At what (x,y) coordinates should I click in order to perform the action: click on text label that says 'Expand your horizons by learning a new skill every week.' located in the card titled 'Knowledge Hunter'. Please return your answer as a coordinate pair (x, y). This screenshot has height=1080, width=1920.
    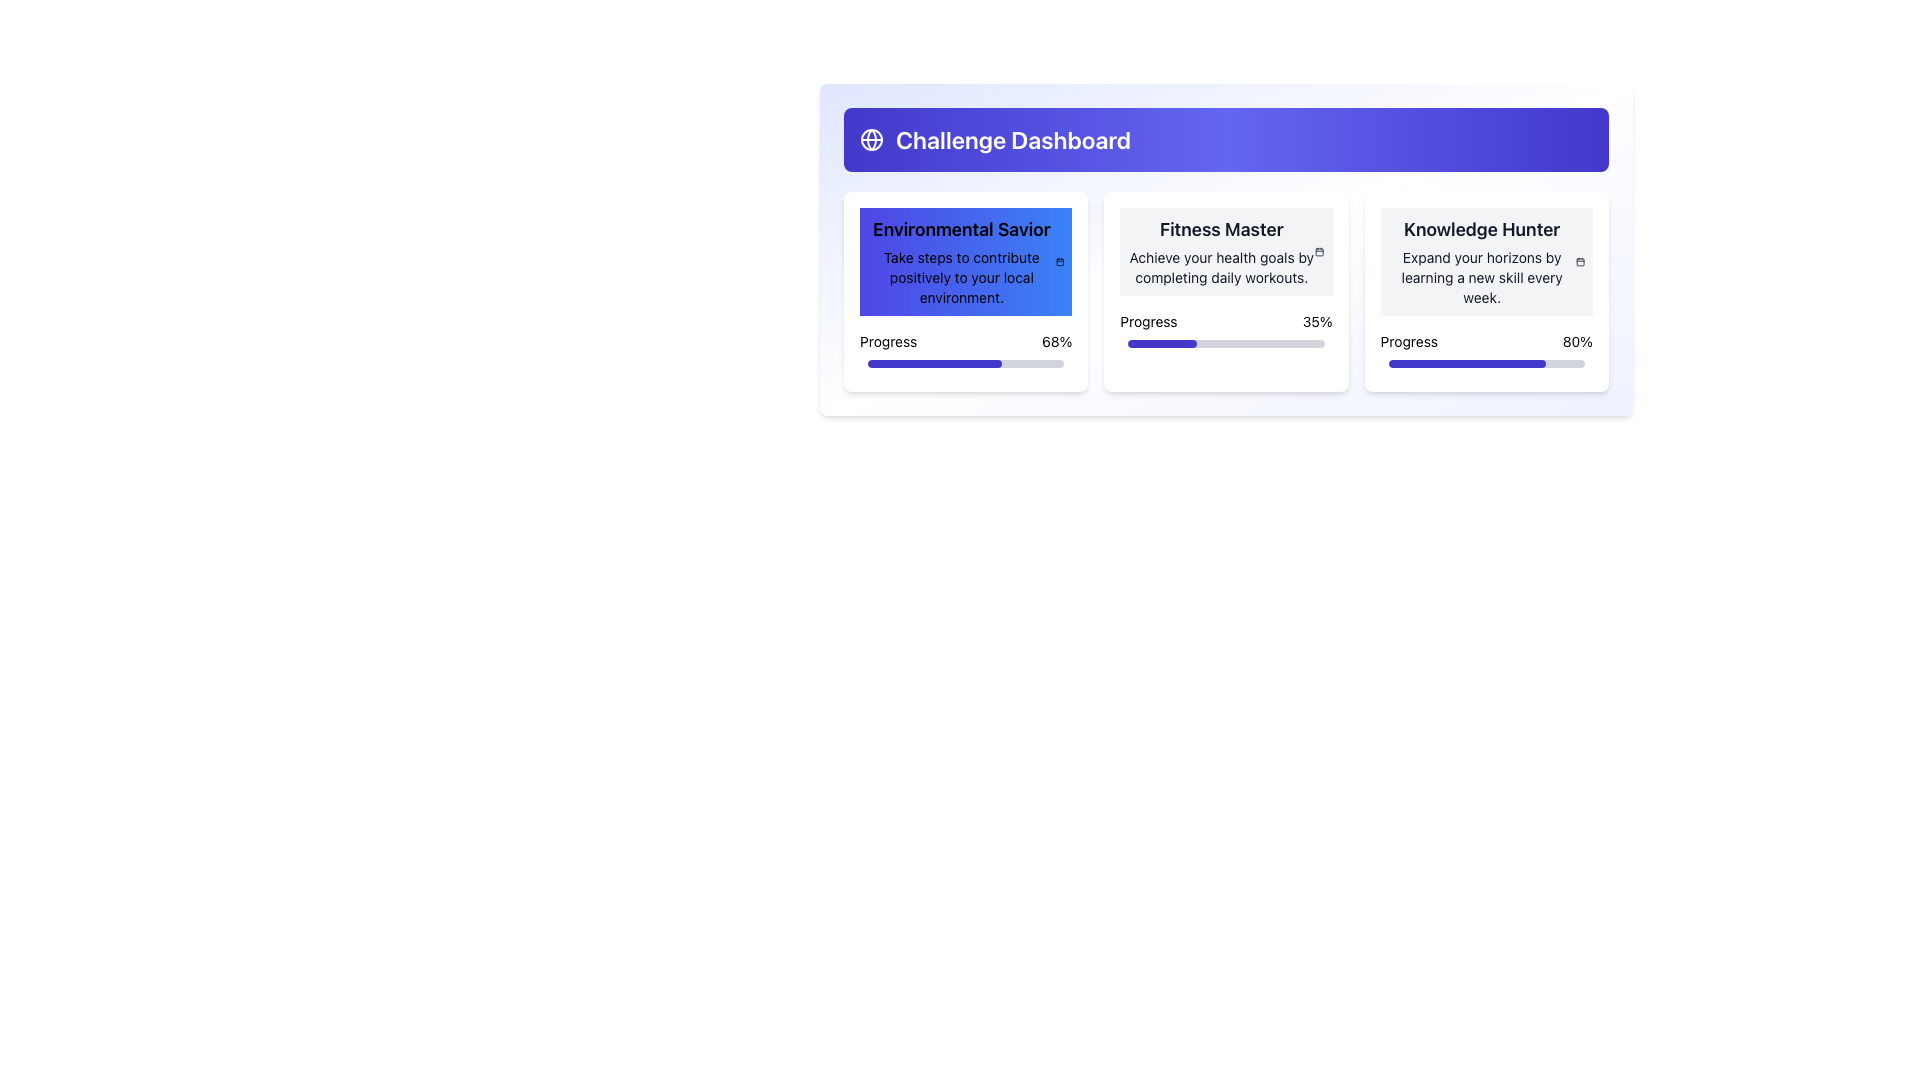
    Looking at the image, I should click on (1482, 277).